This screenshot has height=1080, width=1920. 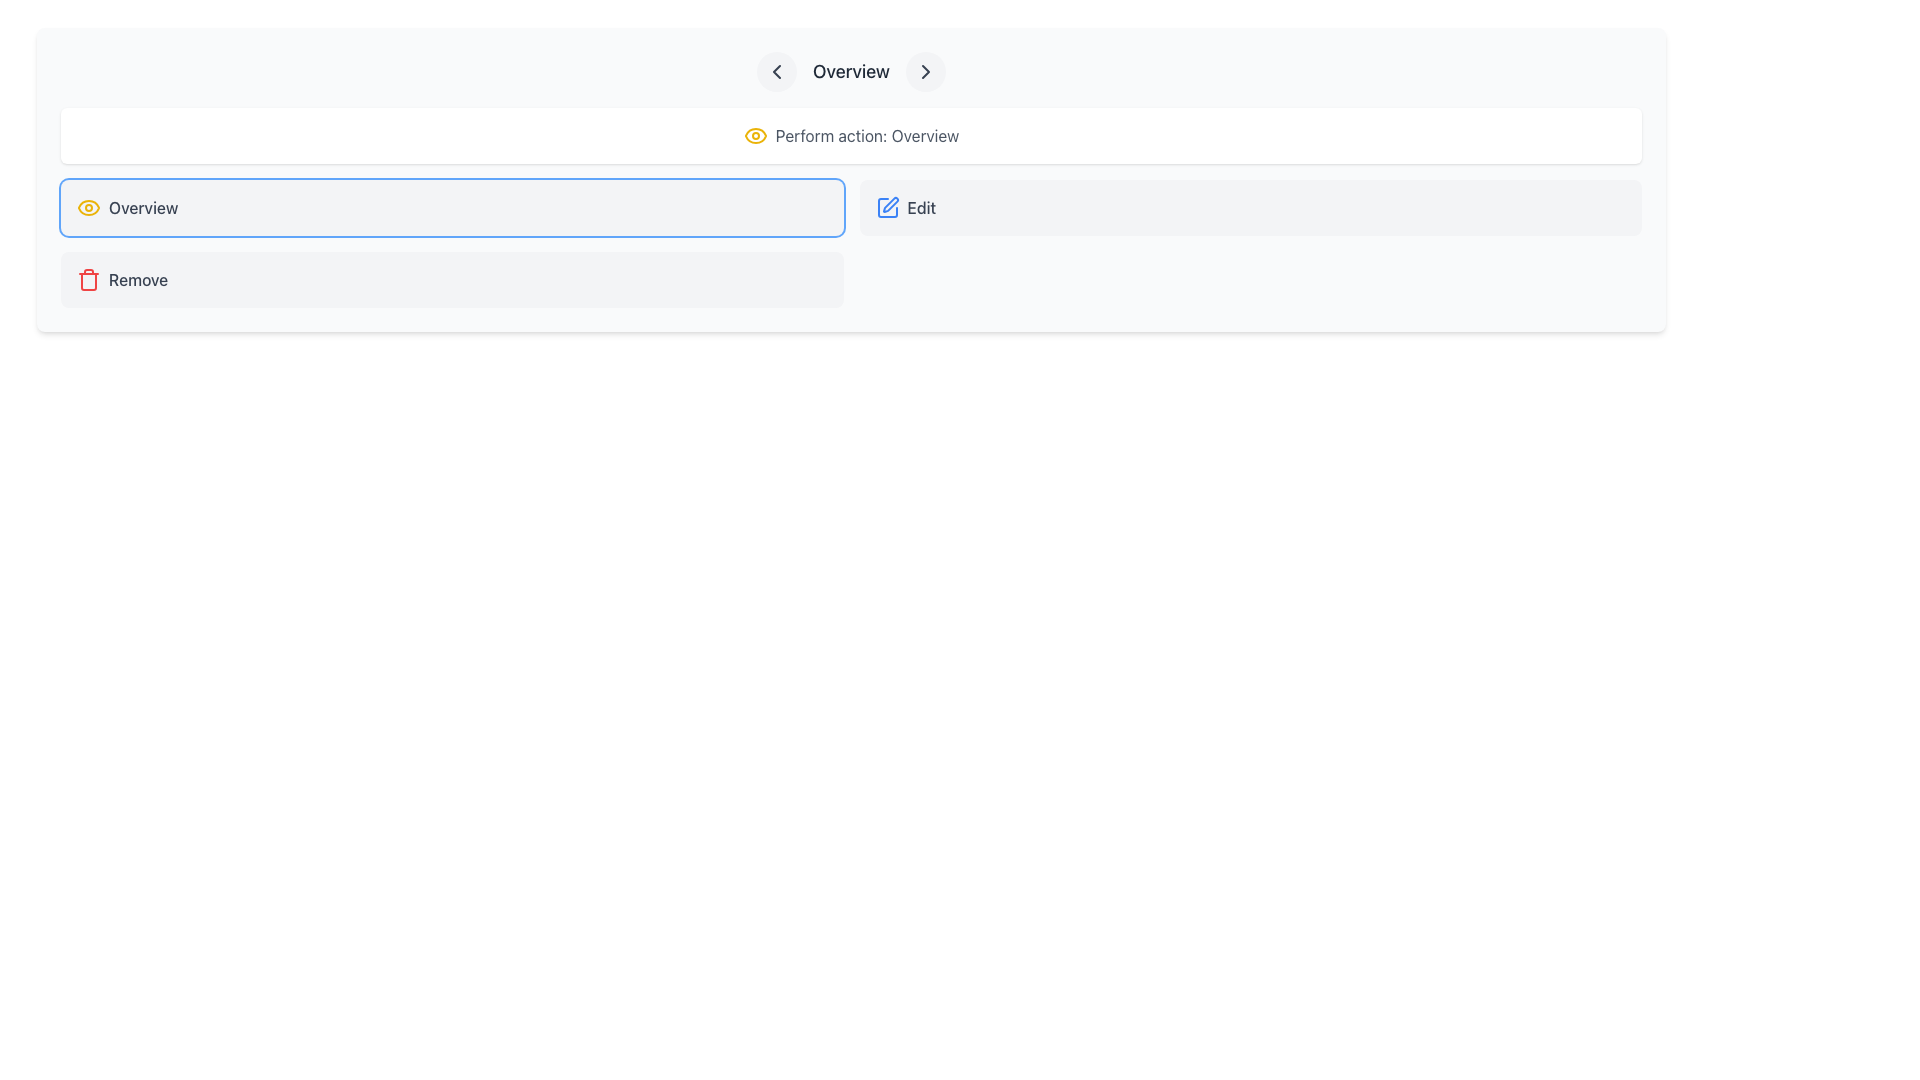 I want to click on the Chevron Navigation icon located at the top right of the interface, adjacent to the 'Overview' text label, so click(x=925, y=71).